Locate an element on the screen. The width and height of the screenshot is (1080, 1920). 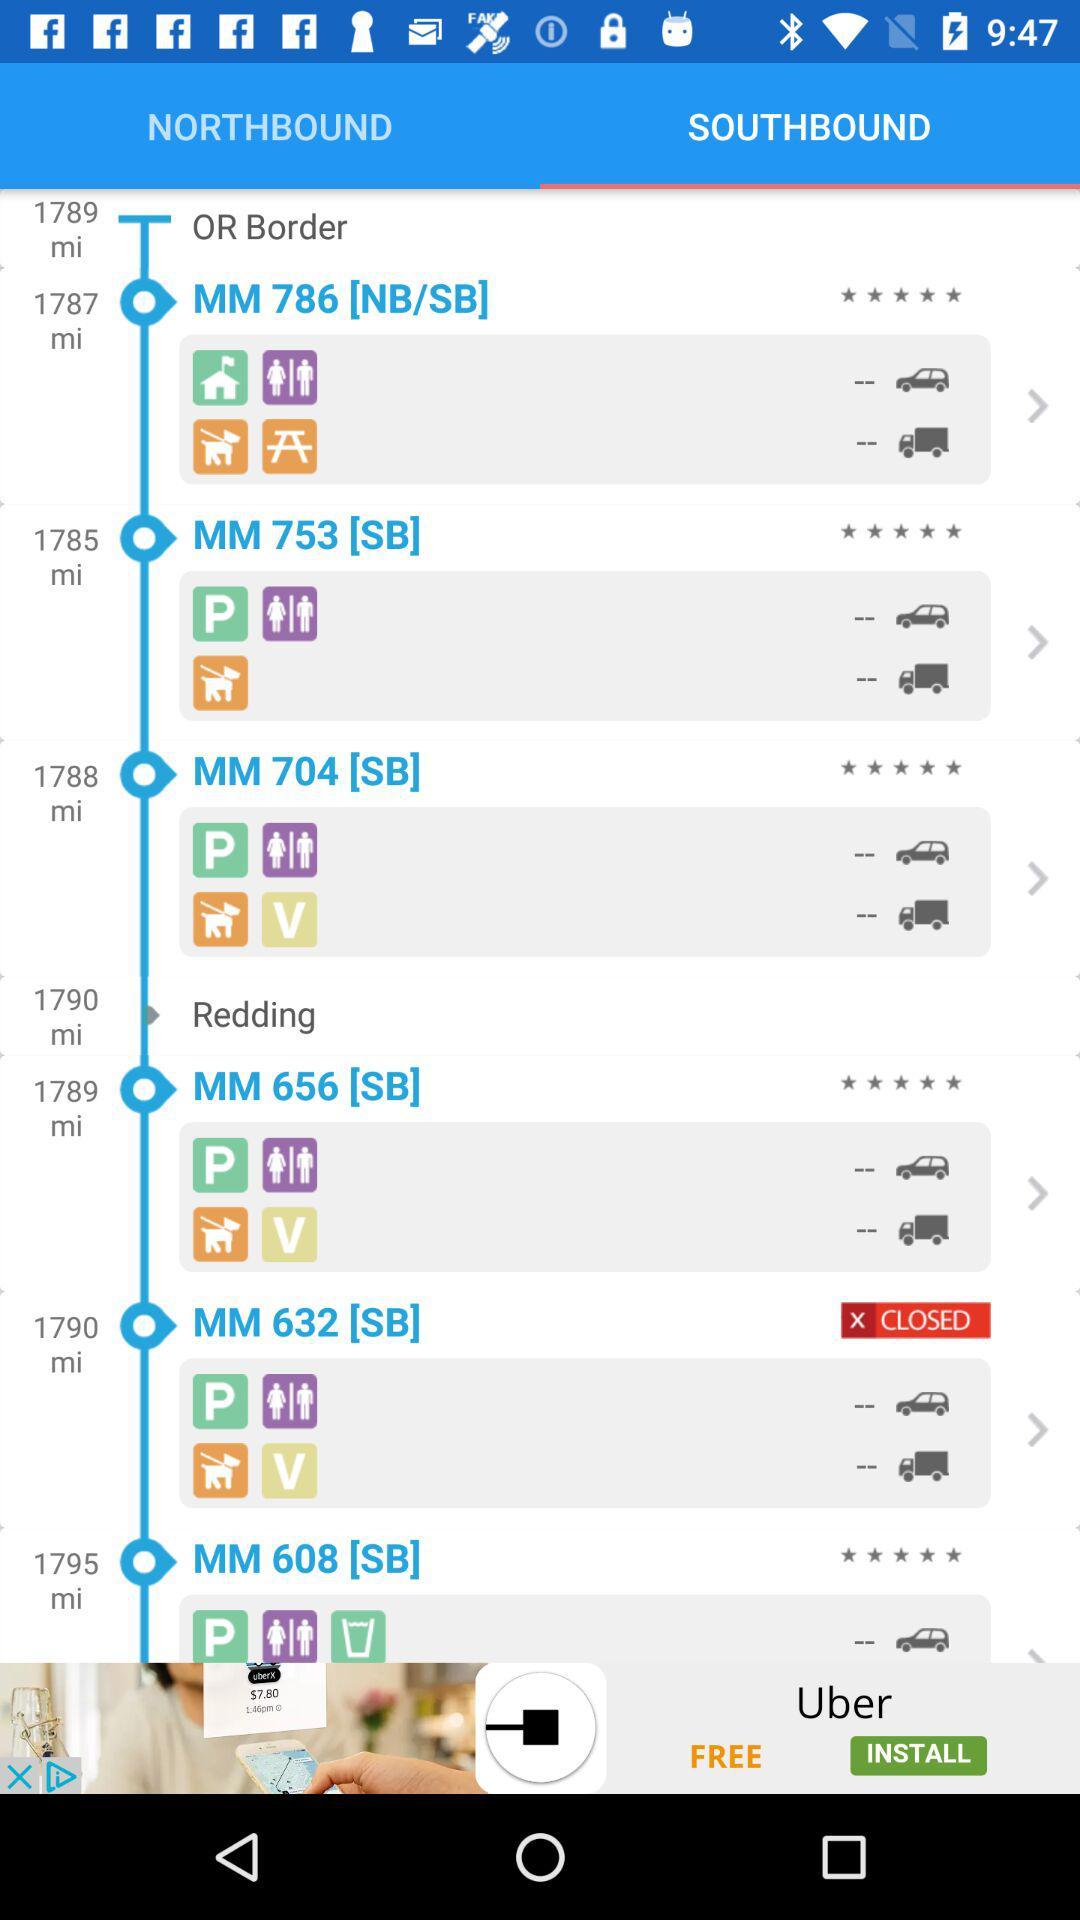
advertisement image is located at coordinates (540, 1727).